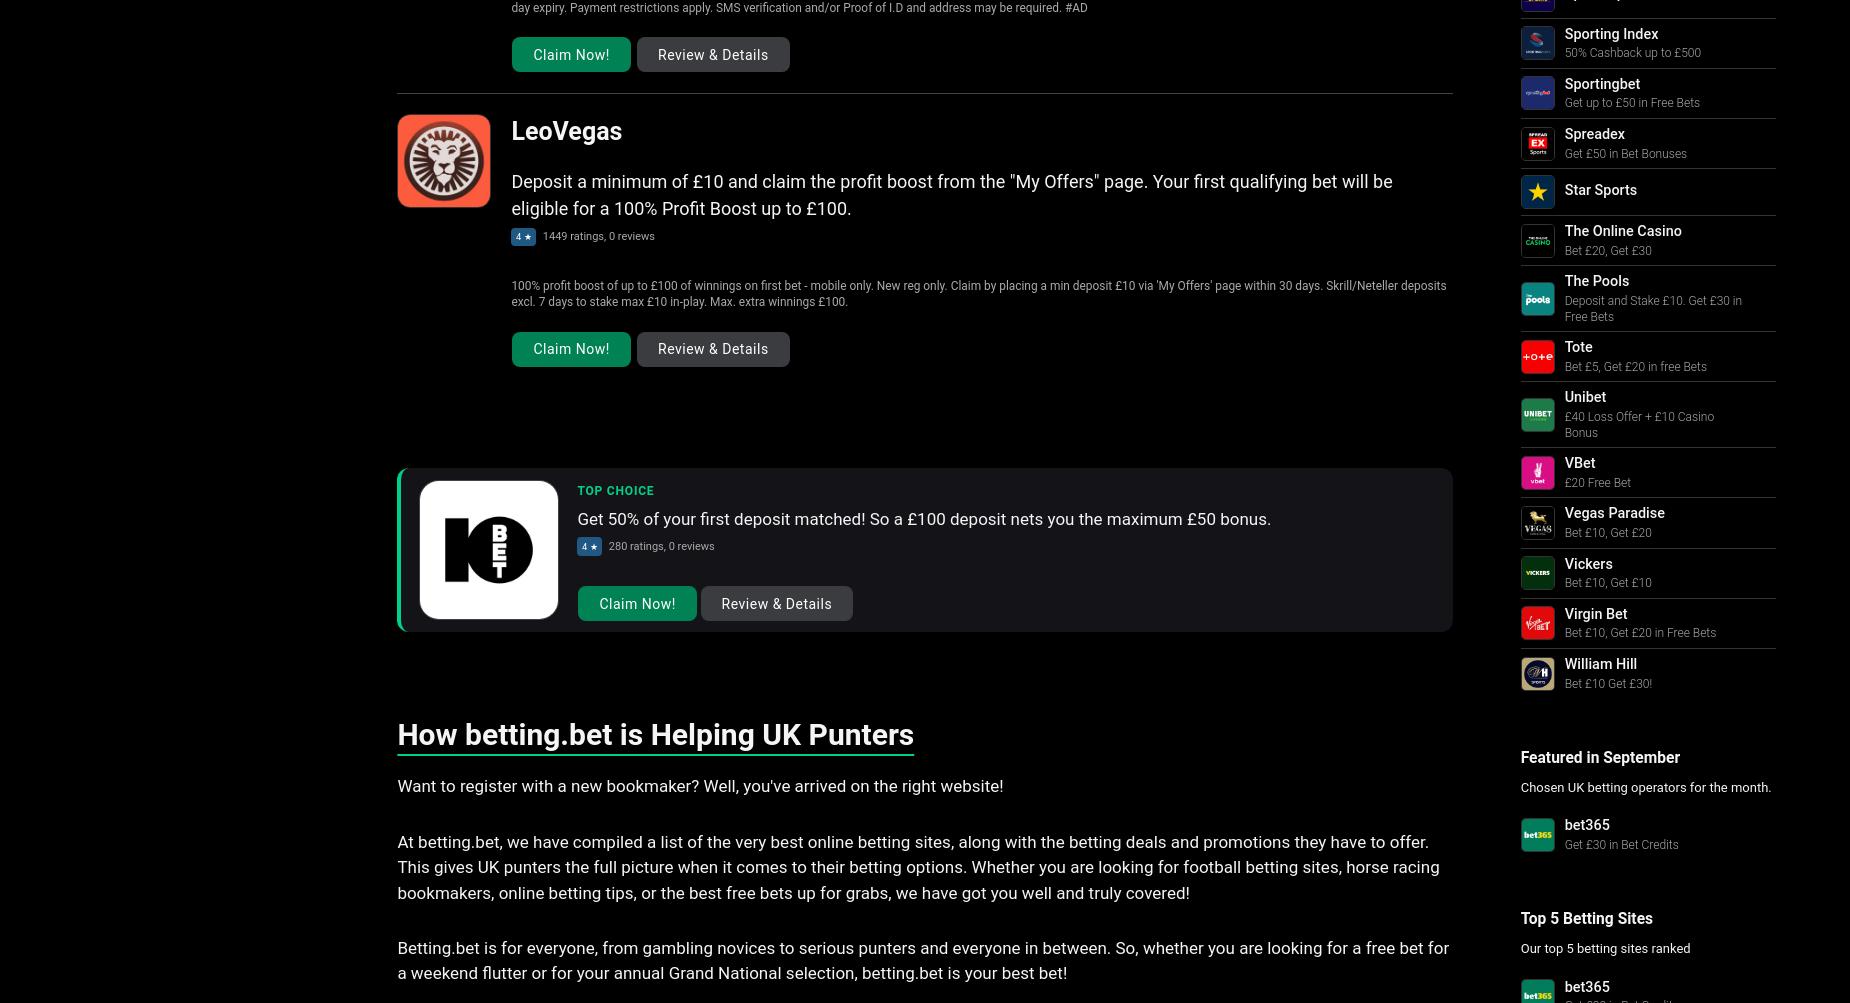  Describe the element at coordinates (950, 193) in the screenshot. I see `'Deposit a minimum of £10 and claim the profit boost from the "My Offers" page. Your first qualifying bet will be eligible for a 100% Profit Boost up to £100.'` at that location.